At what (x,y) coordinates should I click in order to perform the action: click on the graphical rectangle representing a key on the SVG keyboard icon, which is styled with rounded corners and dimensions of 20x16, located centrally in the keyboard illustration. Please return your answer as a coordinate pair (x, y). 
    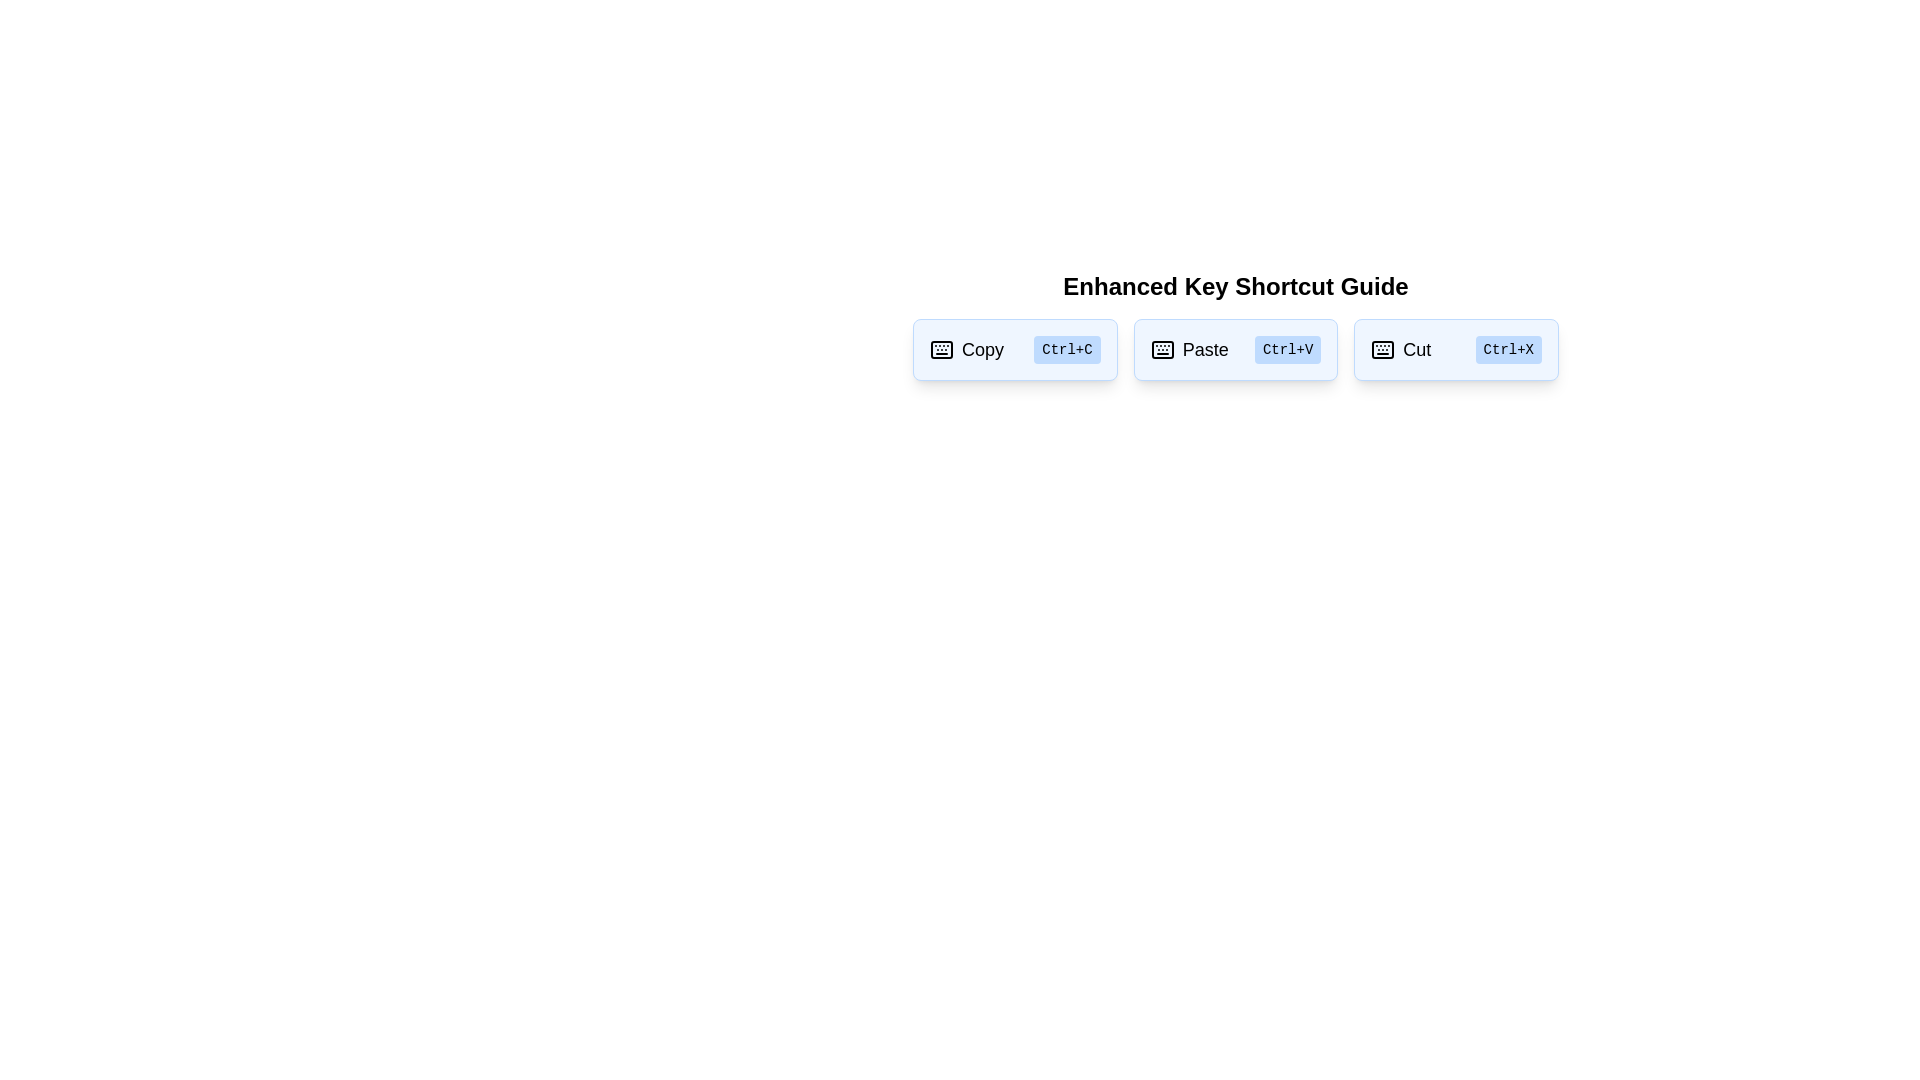
    Looking at the image, I should click on (940, 349).